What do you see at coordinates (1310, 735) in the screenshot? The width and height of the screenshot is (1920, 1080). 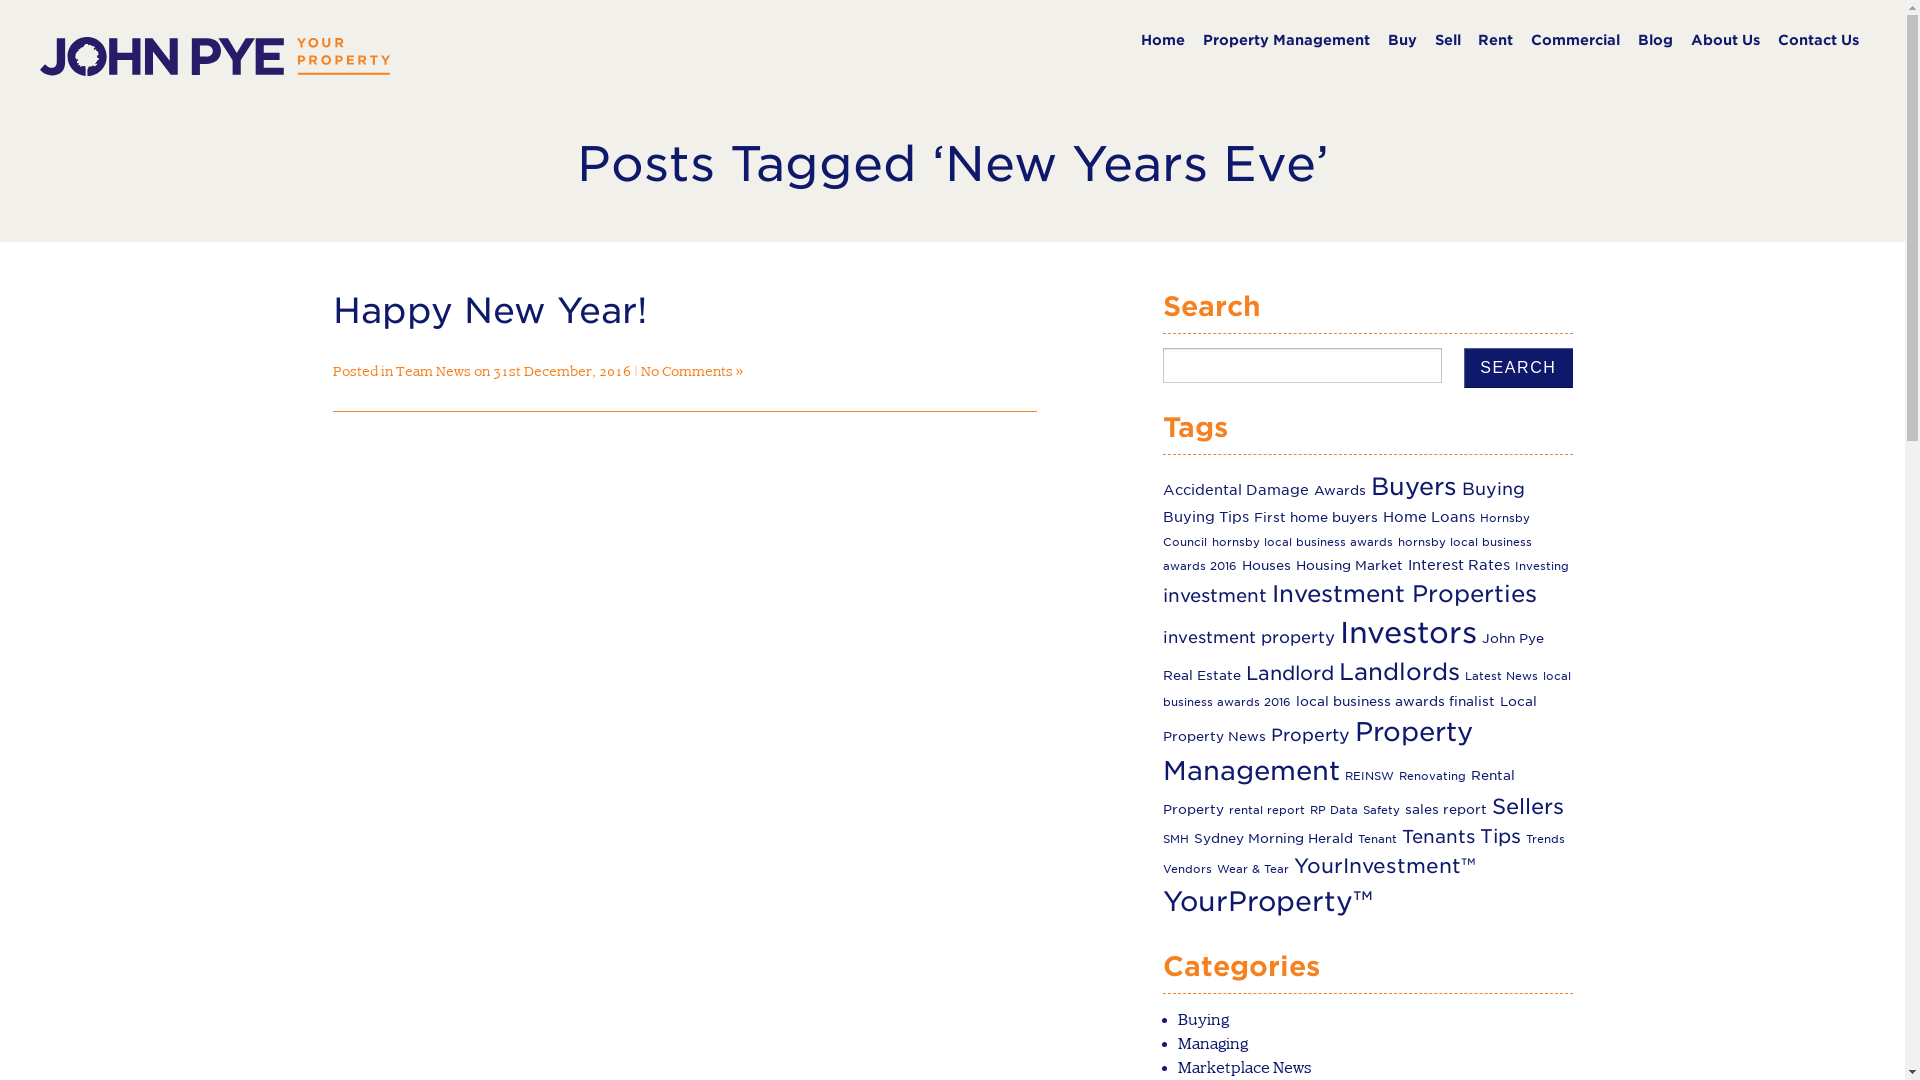 I see `'Property'` at bounding box center [1310, 735].